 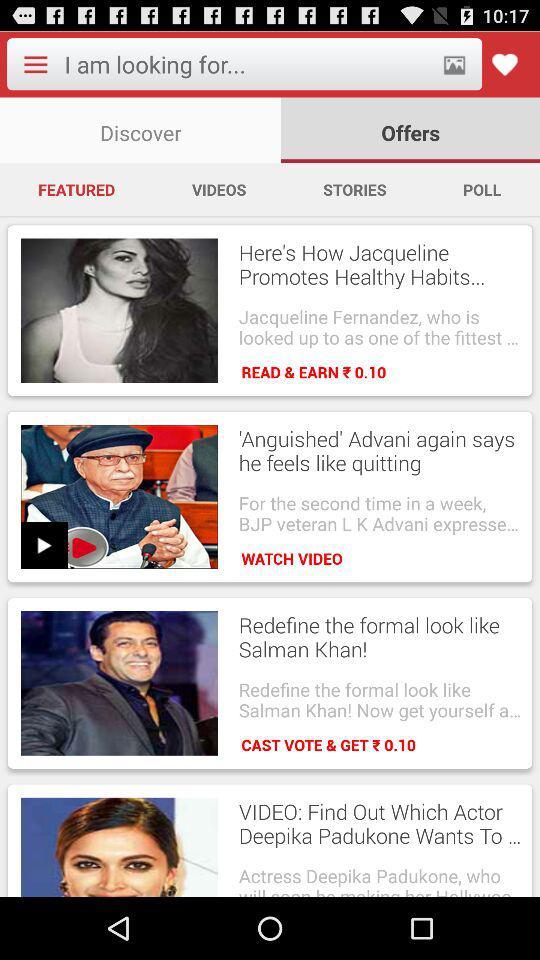 What do you see at coordinates (35, 64) in the screenshot?
I see `menu` at bounding box center [35, 64].